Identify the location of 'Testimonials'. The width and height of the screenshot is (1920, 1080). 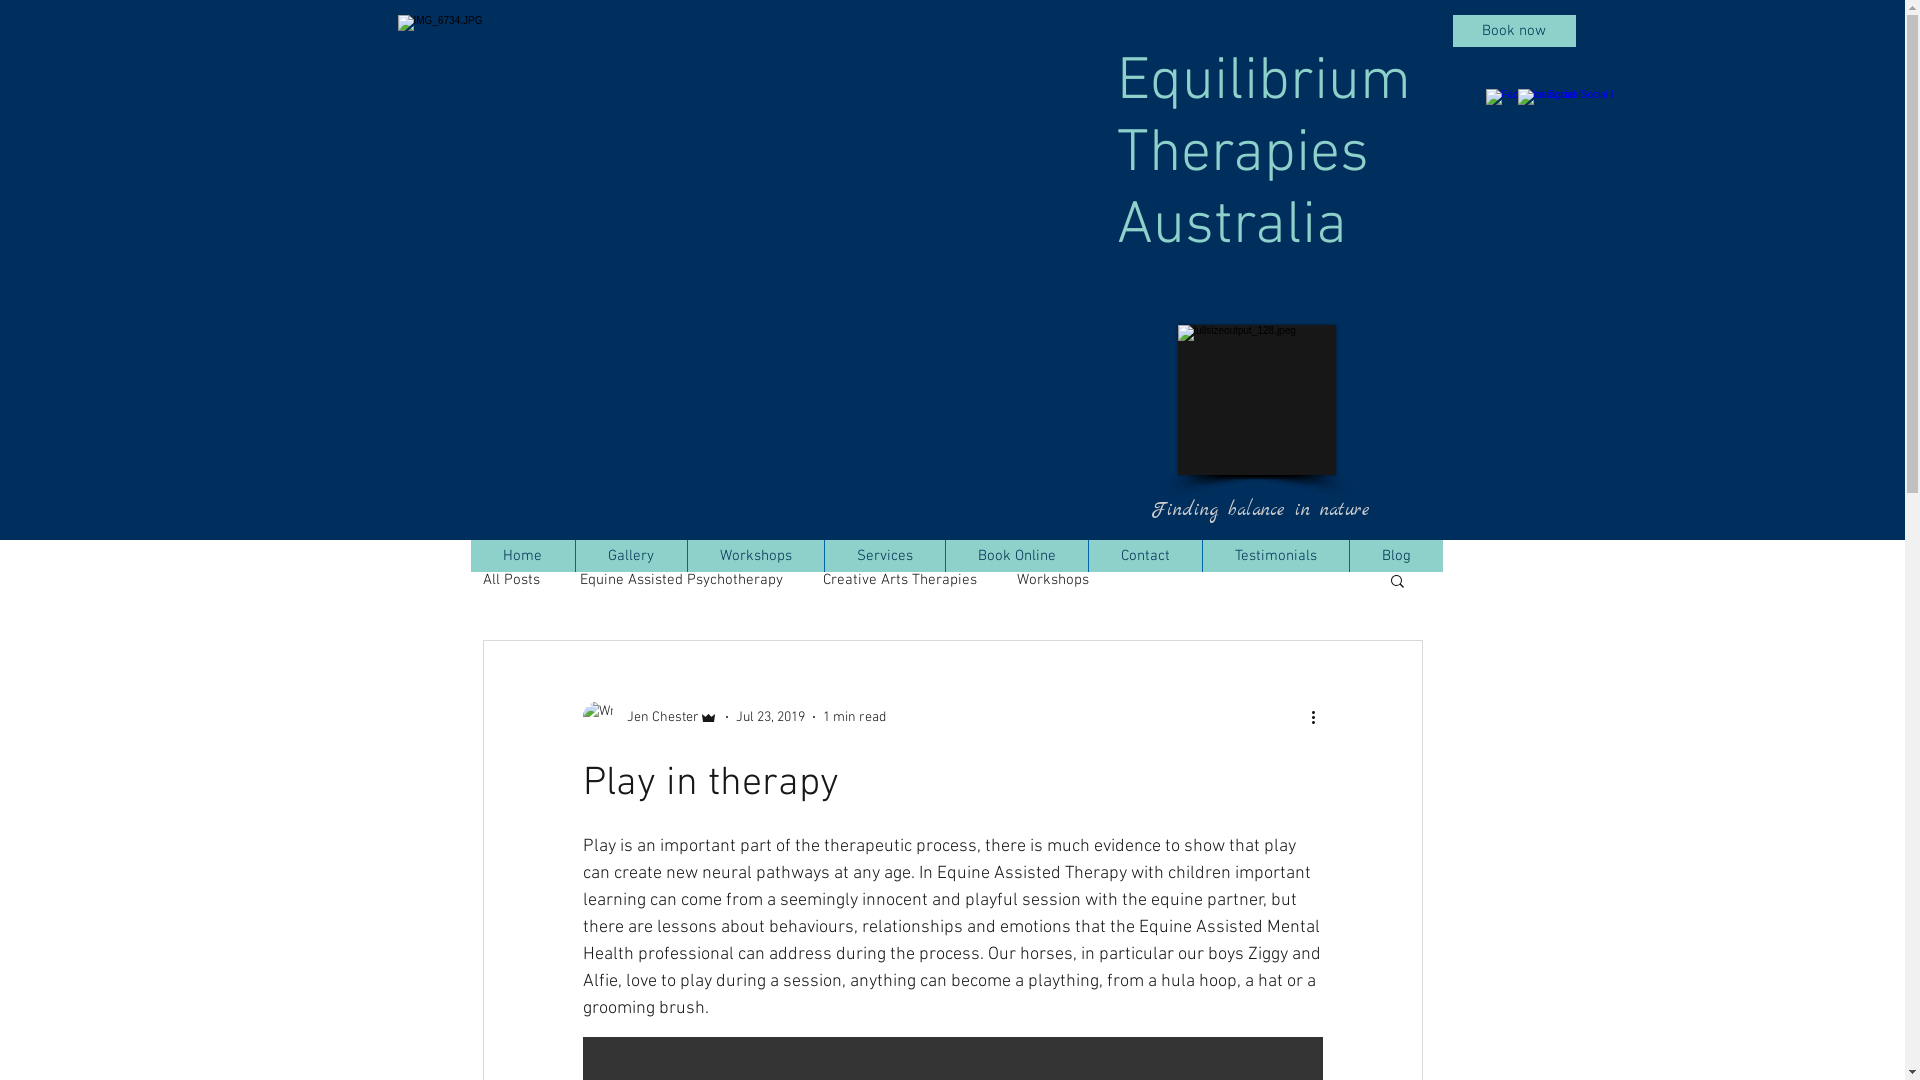
(1274, 555).